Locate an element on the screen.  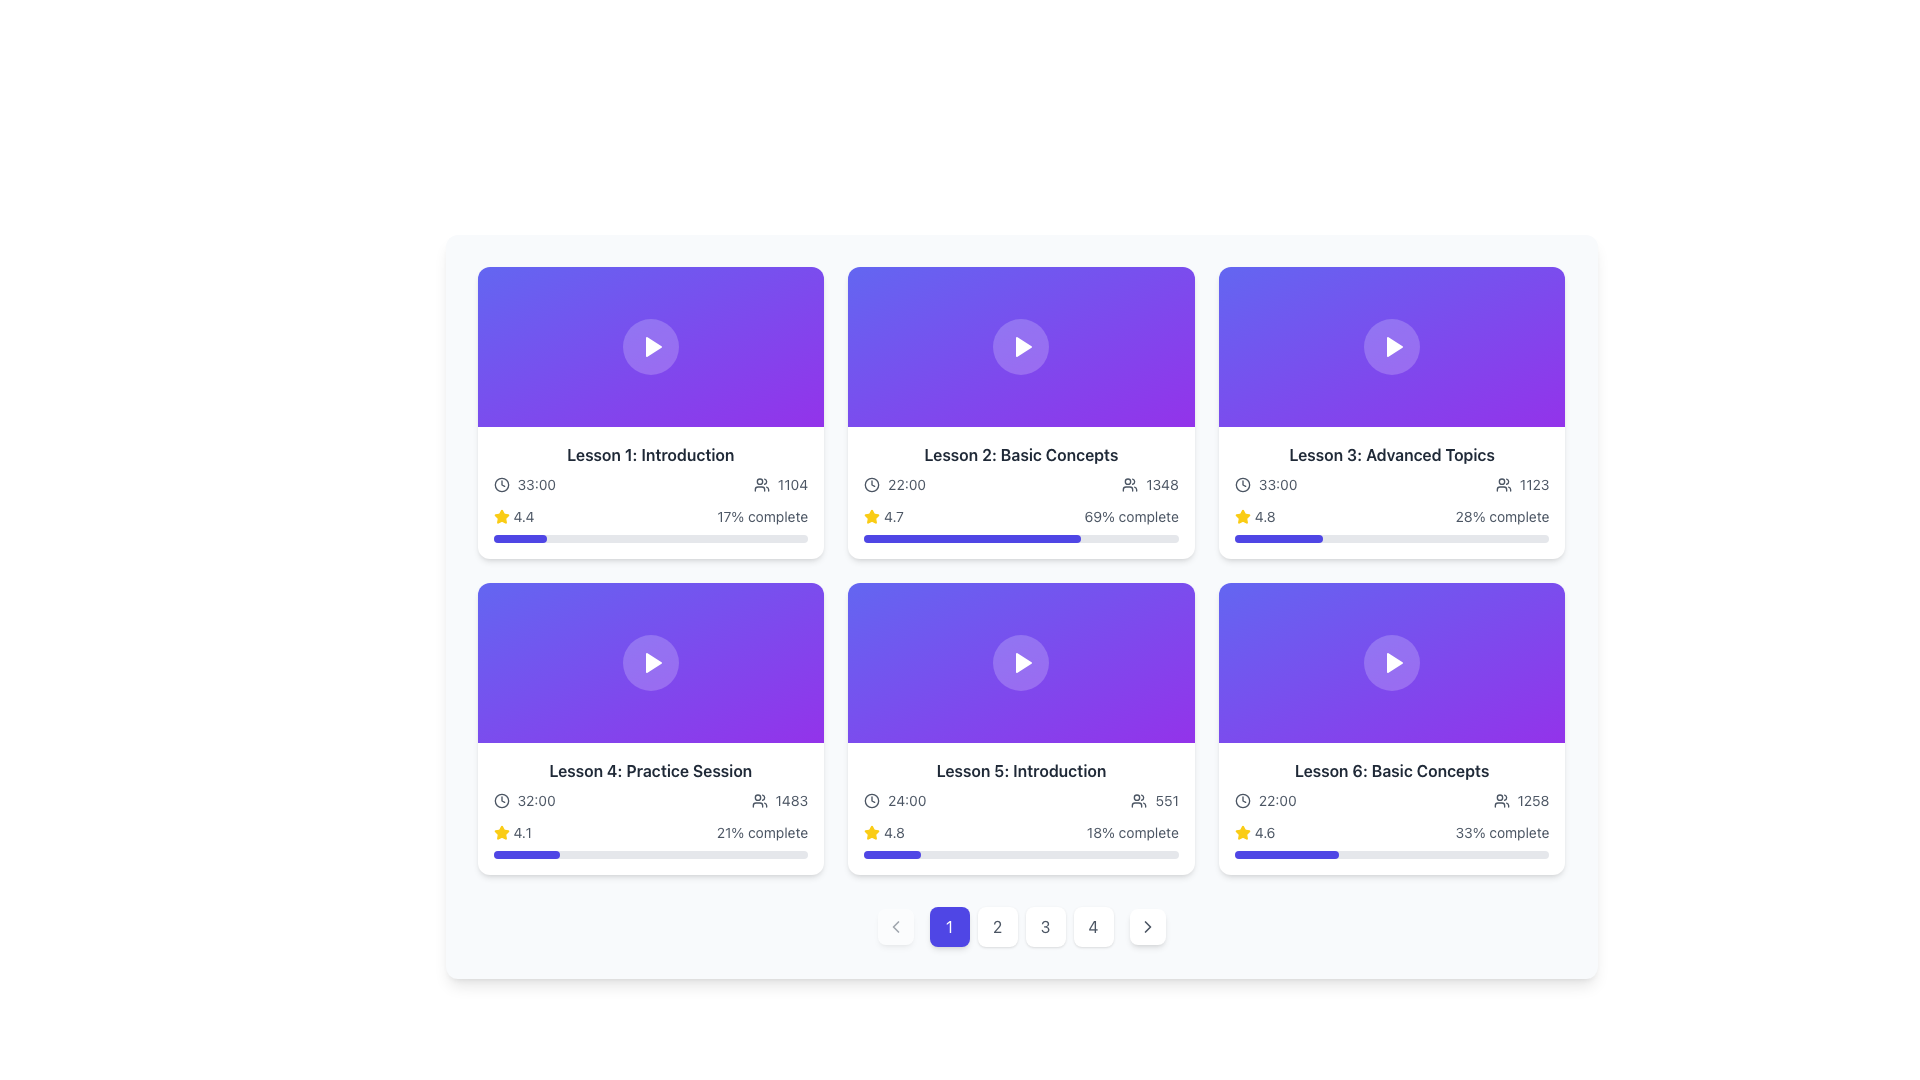
the circular button labeled '3' with a white background and gray border is located at coordinates (1044, 926).